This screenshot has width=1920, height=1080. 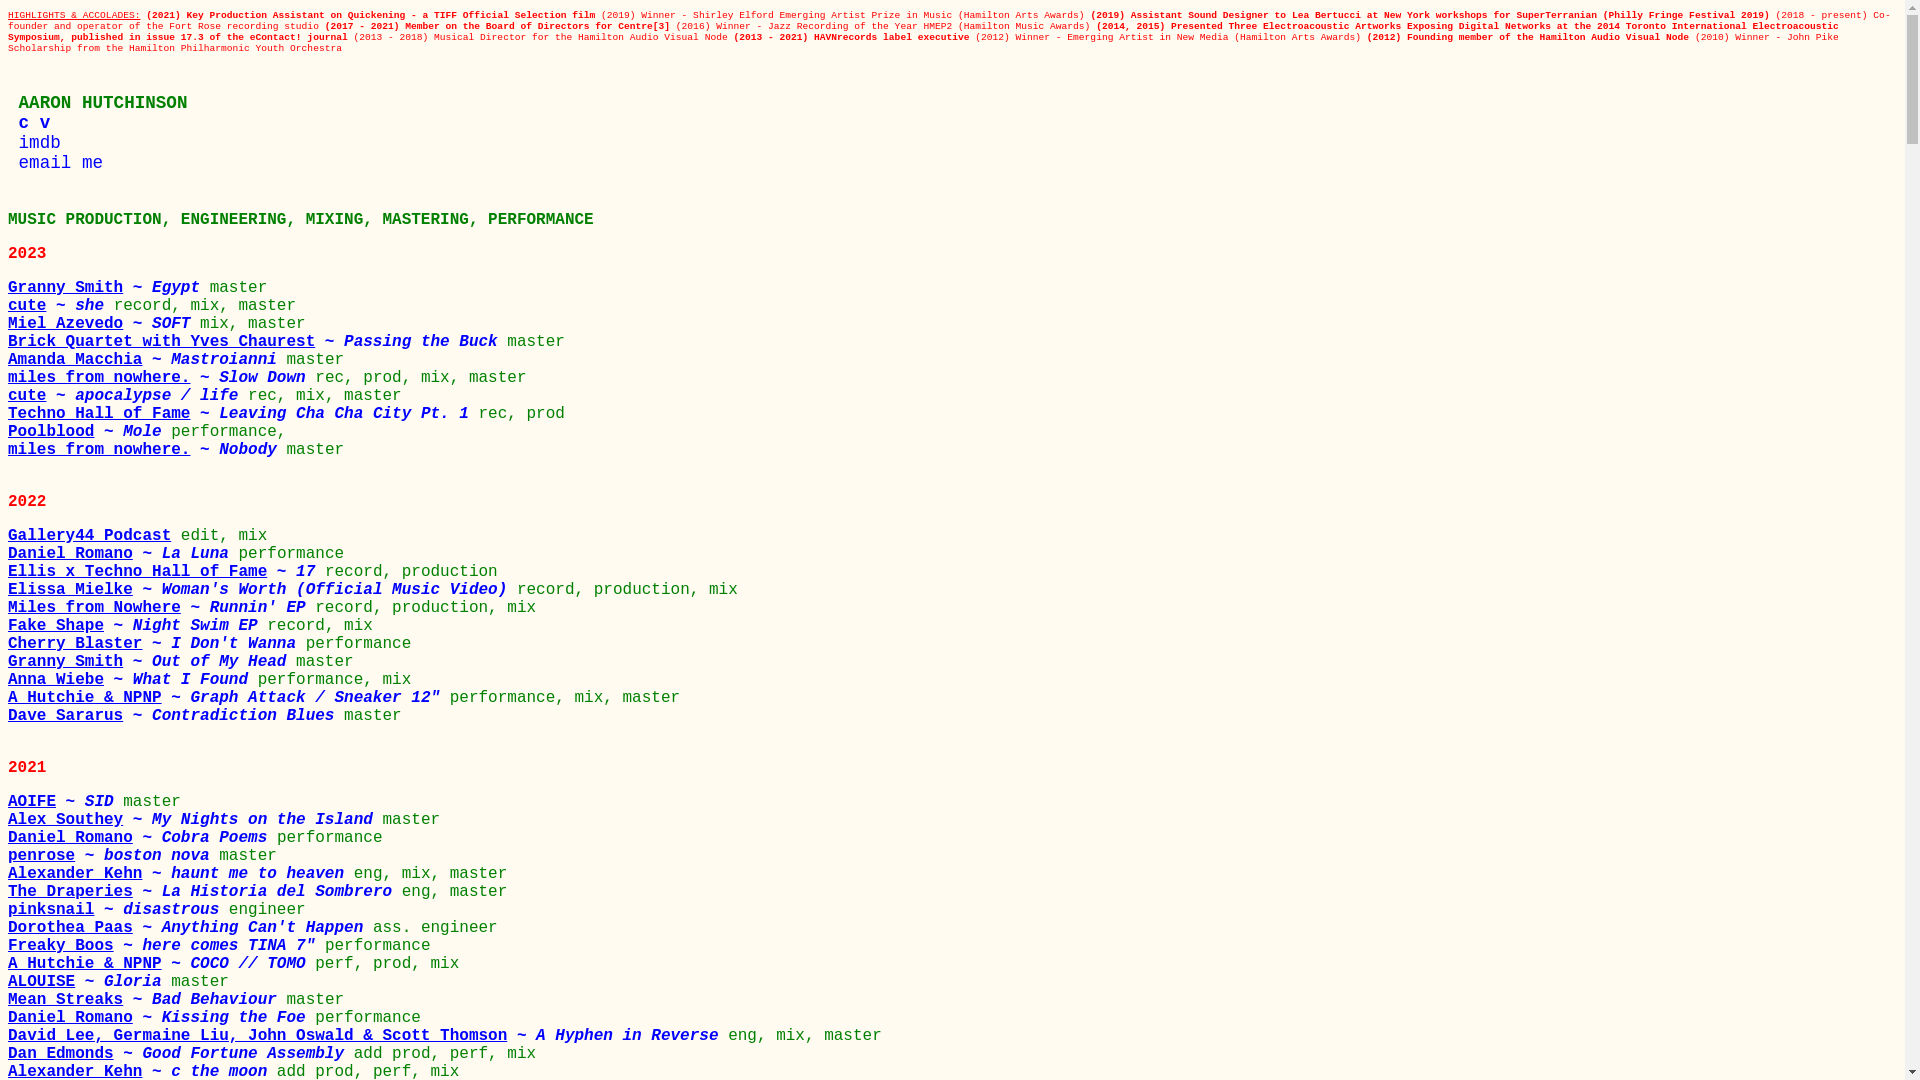 What do you see at coordinates (103, 323) in the screenshot?
I see `'Miel Azevedo ~ SOFT'` at bounding box center [103, 323].